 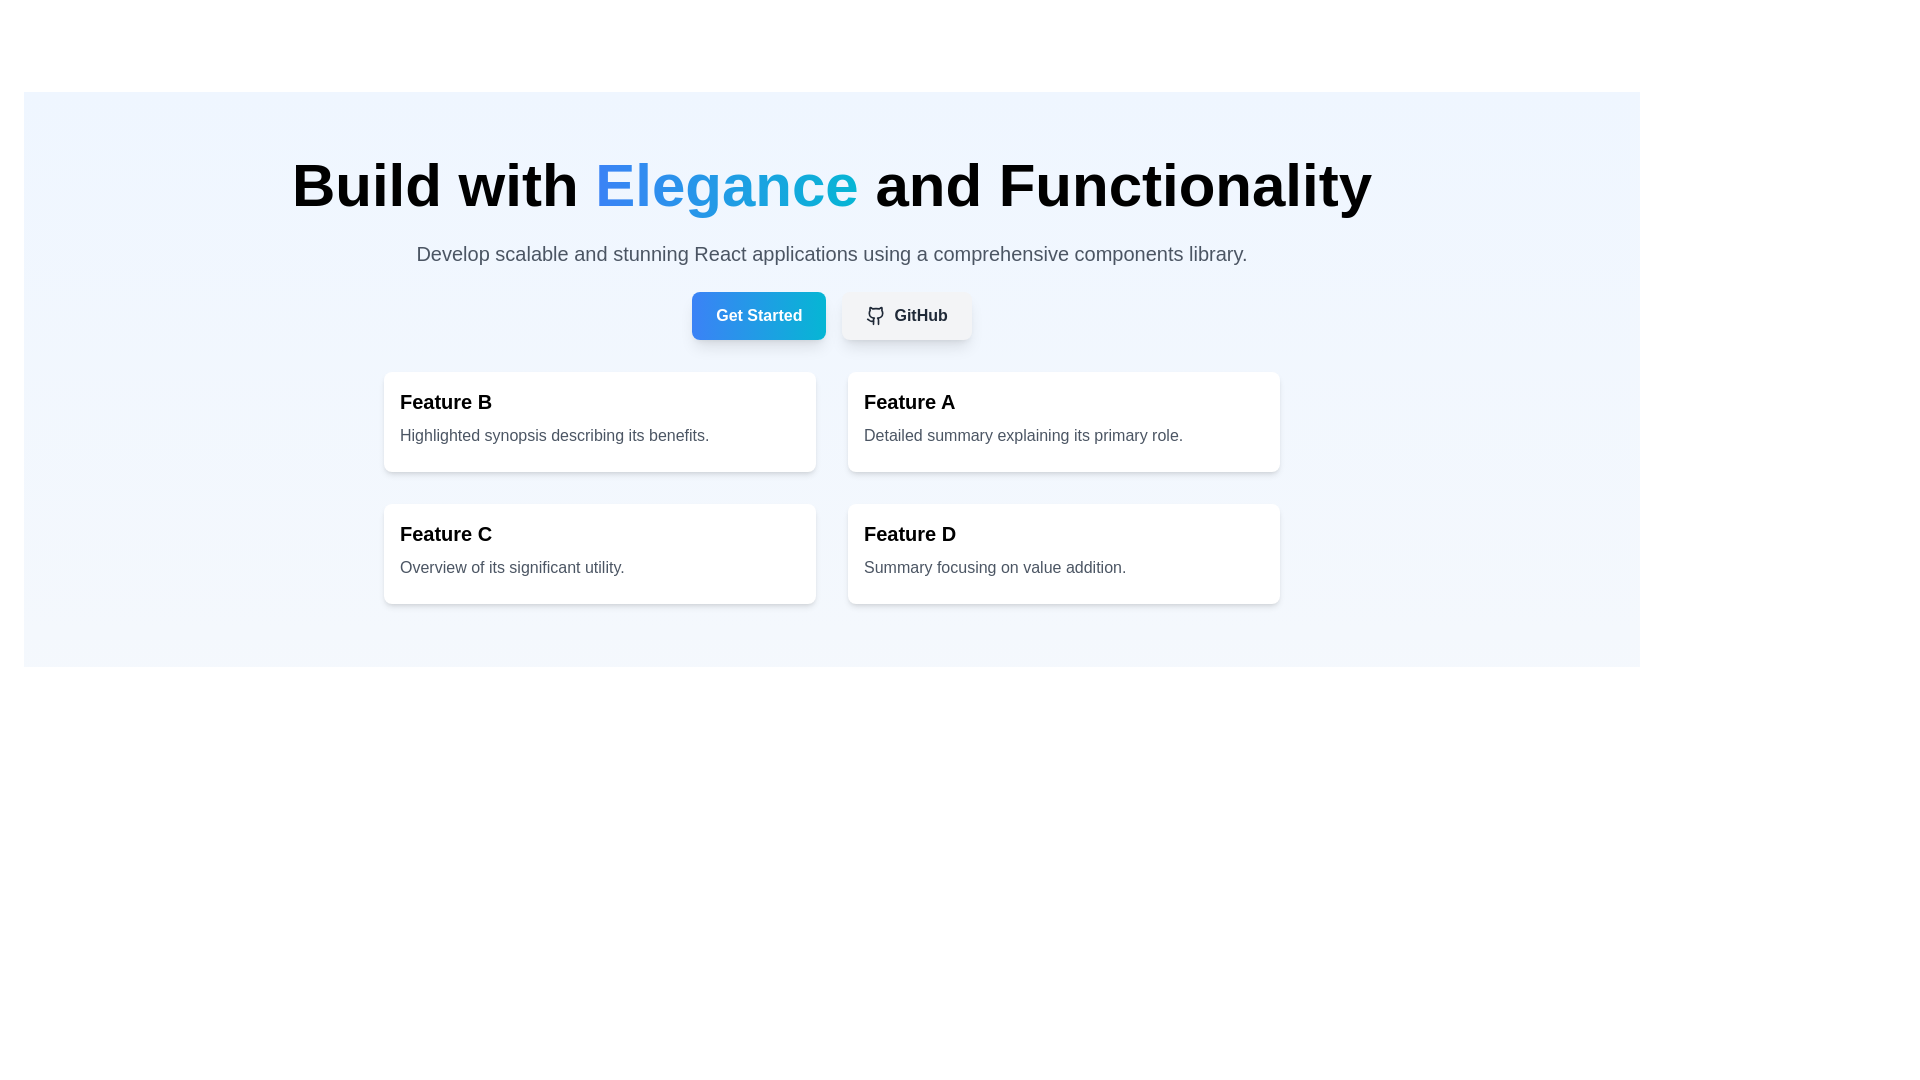 I want to click on the card with a white background and rounded corners that displays 'Feature A' at the top and a descriptive sentence below it, located in the first row and second column of the grid layout, so click(x=1063, y=420).